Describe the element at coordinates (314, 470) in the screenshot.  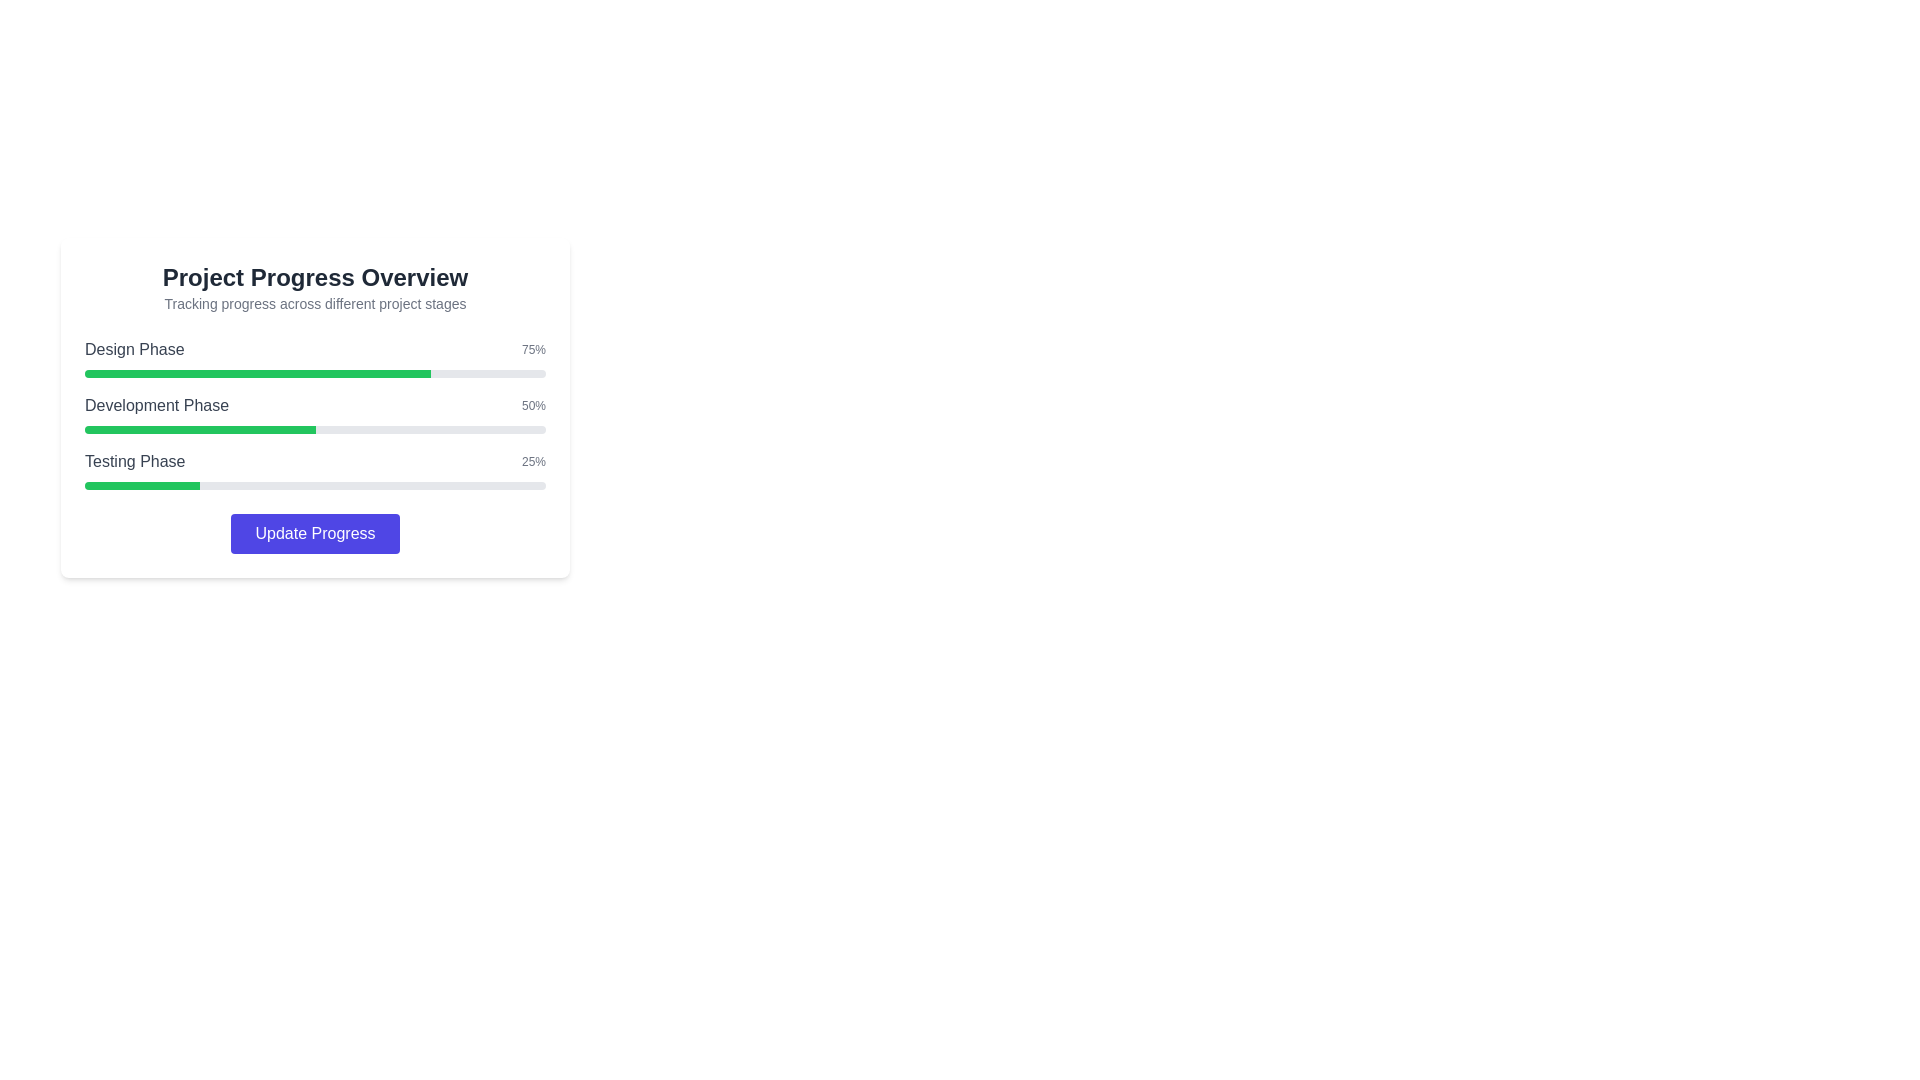
I see `the 'Testing Phase' progress tracker component` at that location.